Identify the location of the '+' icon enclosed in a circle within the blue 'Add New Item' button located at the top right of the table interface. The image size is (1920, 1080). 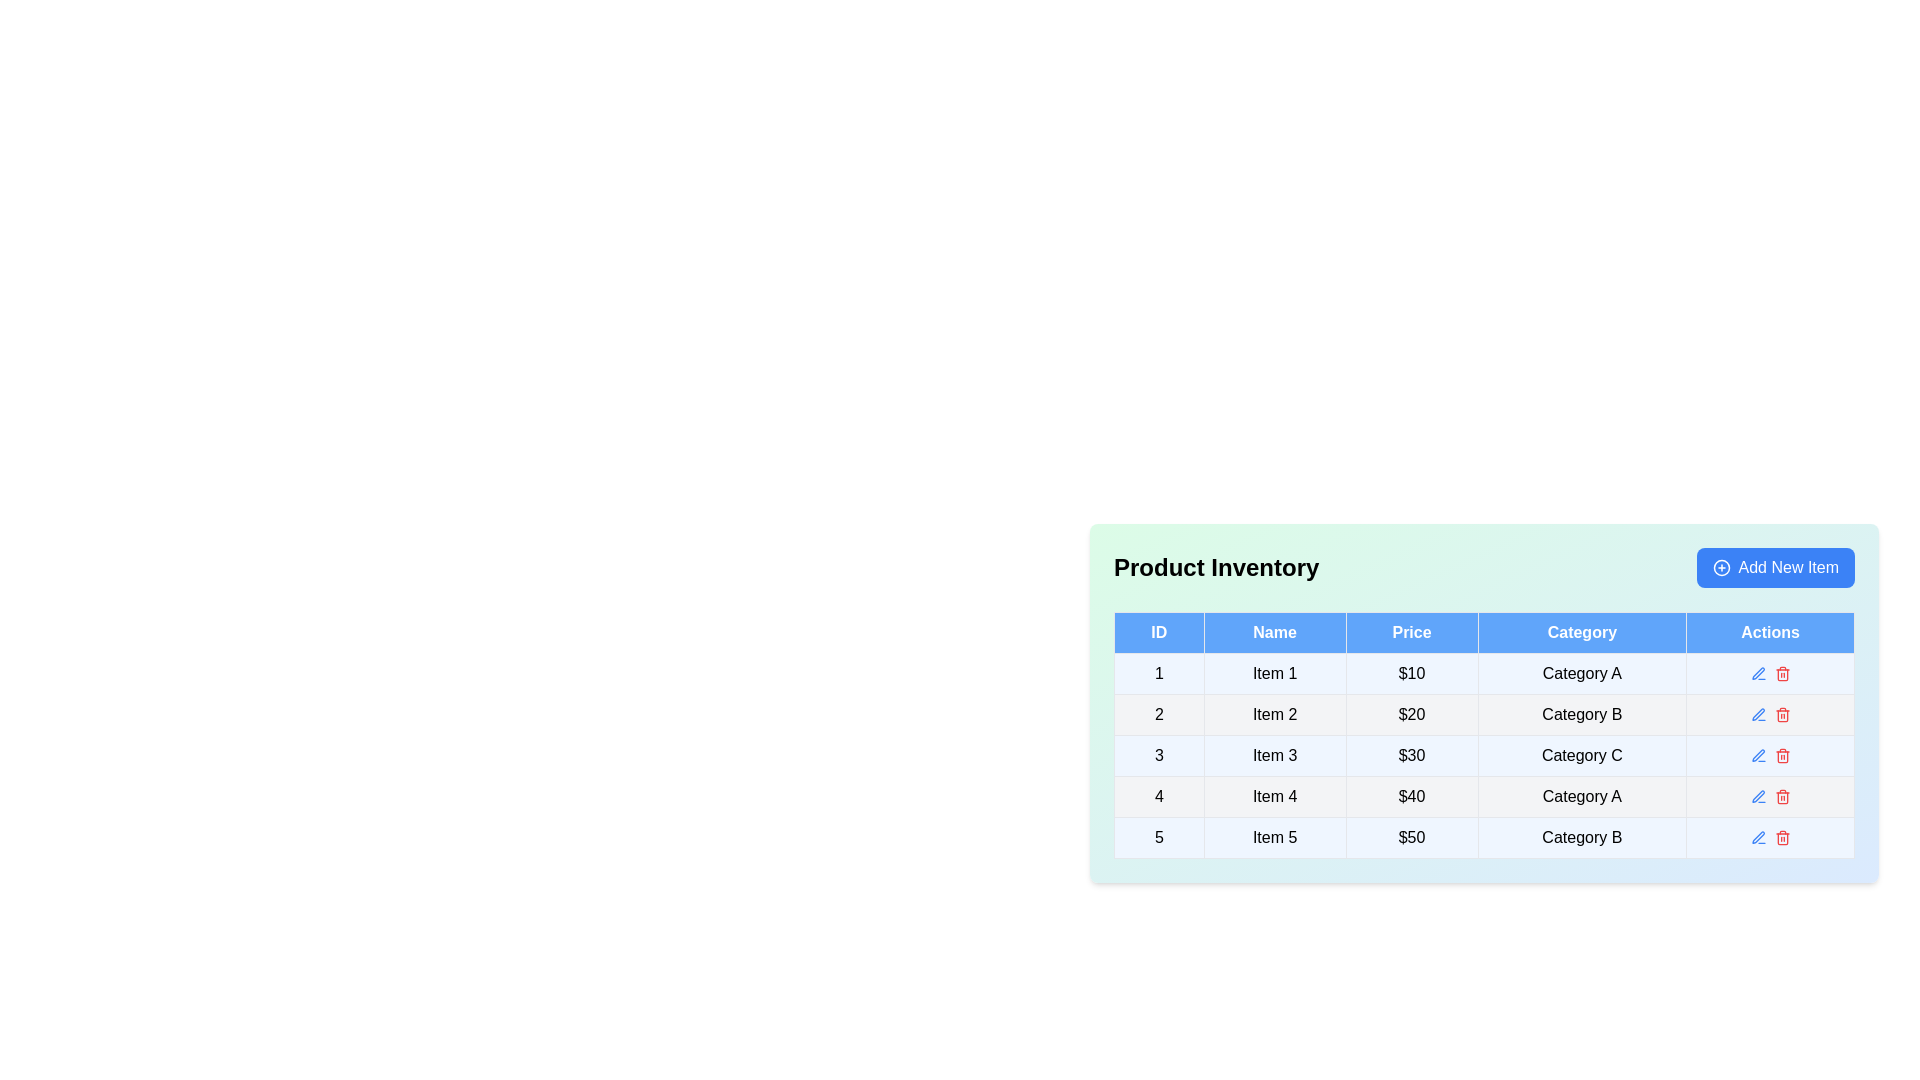
(1720, 567).